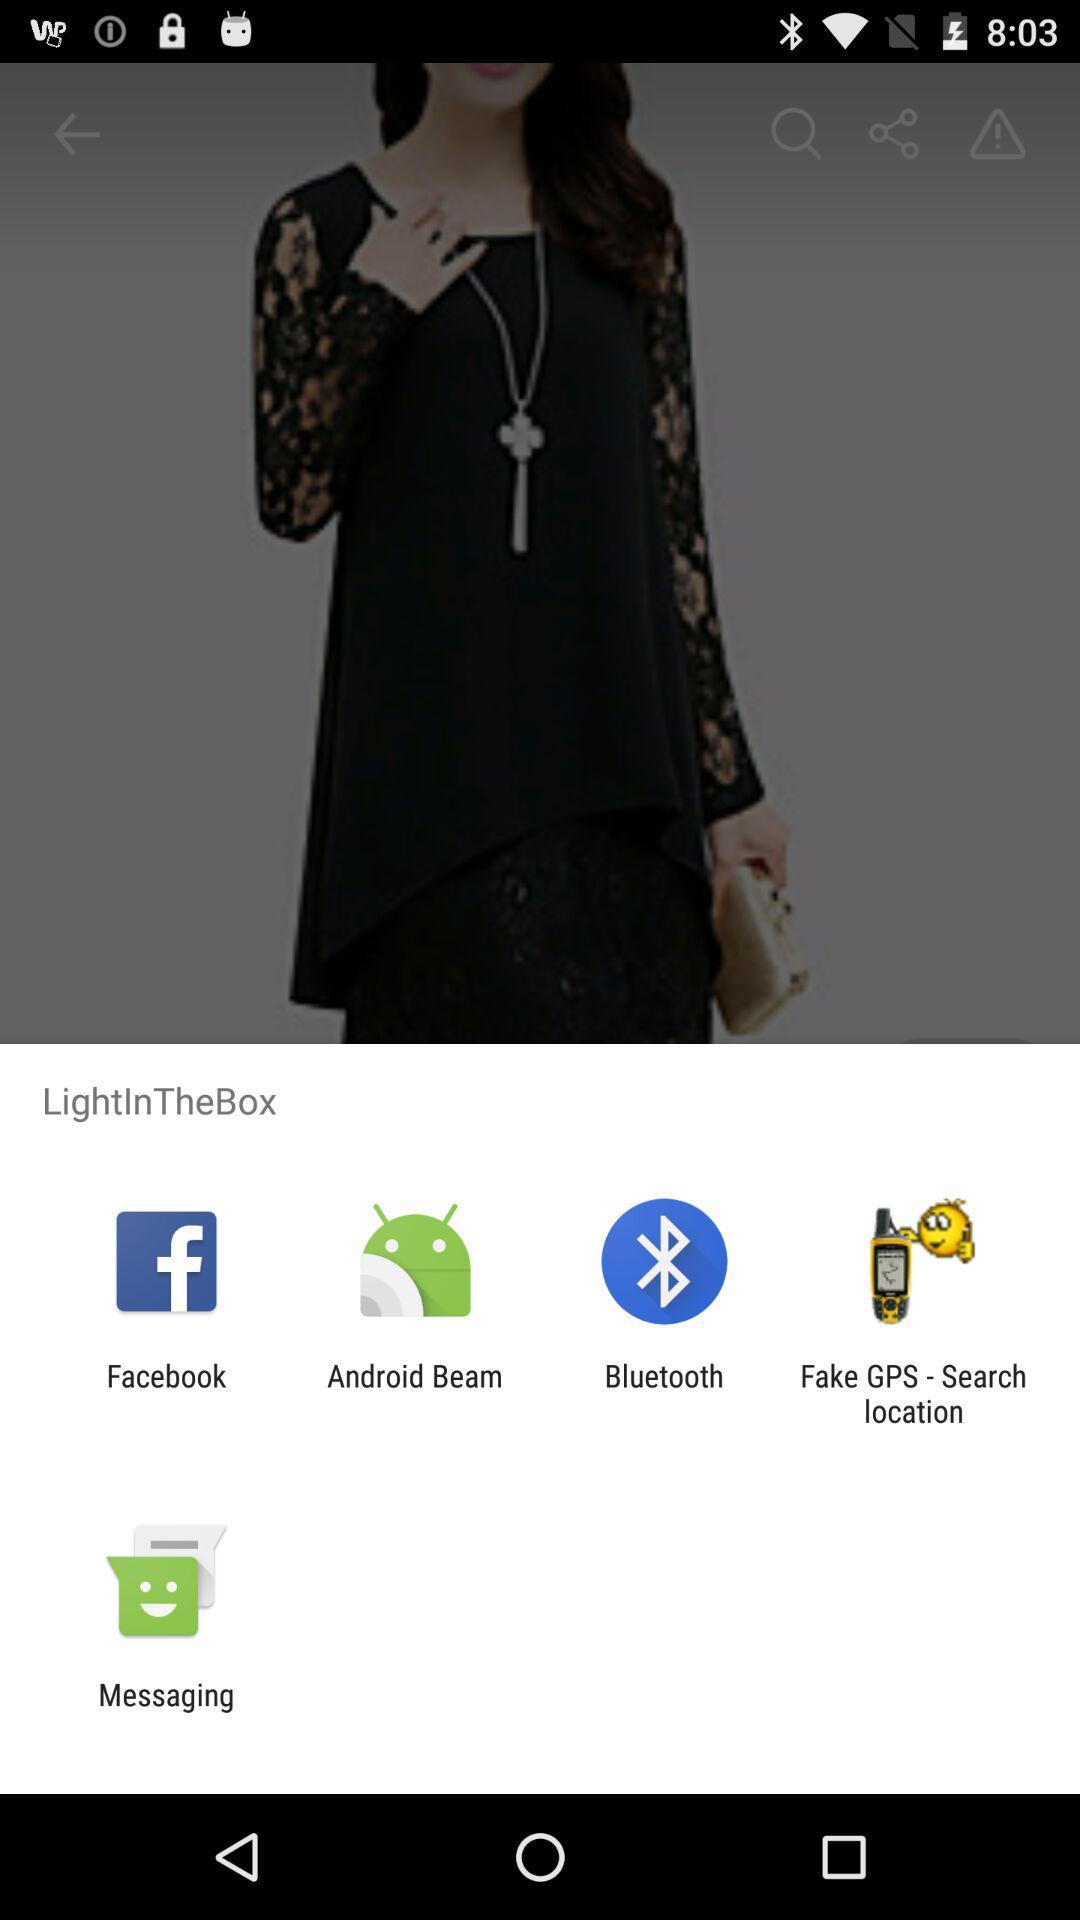  What do you see at coordinates (414, 1392) in the screenshot?
I see `the android beam` at bounding box center [414, 1392].